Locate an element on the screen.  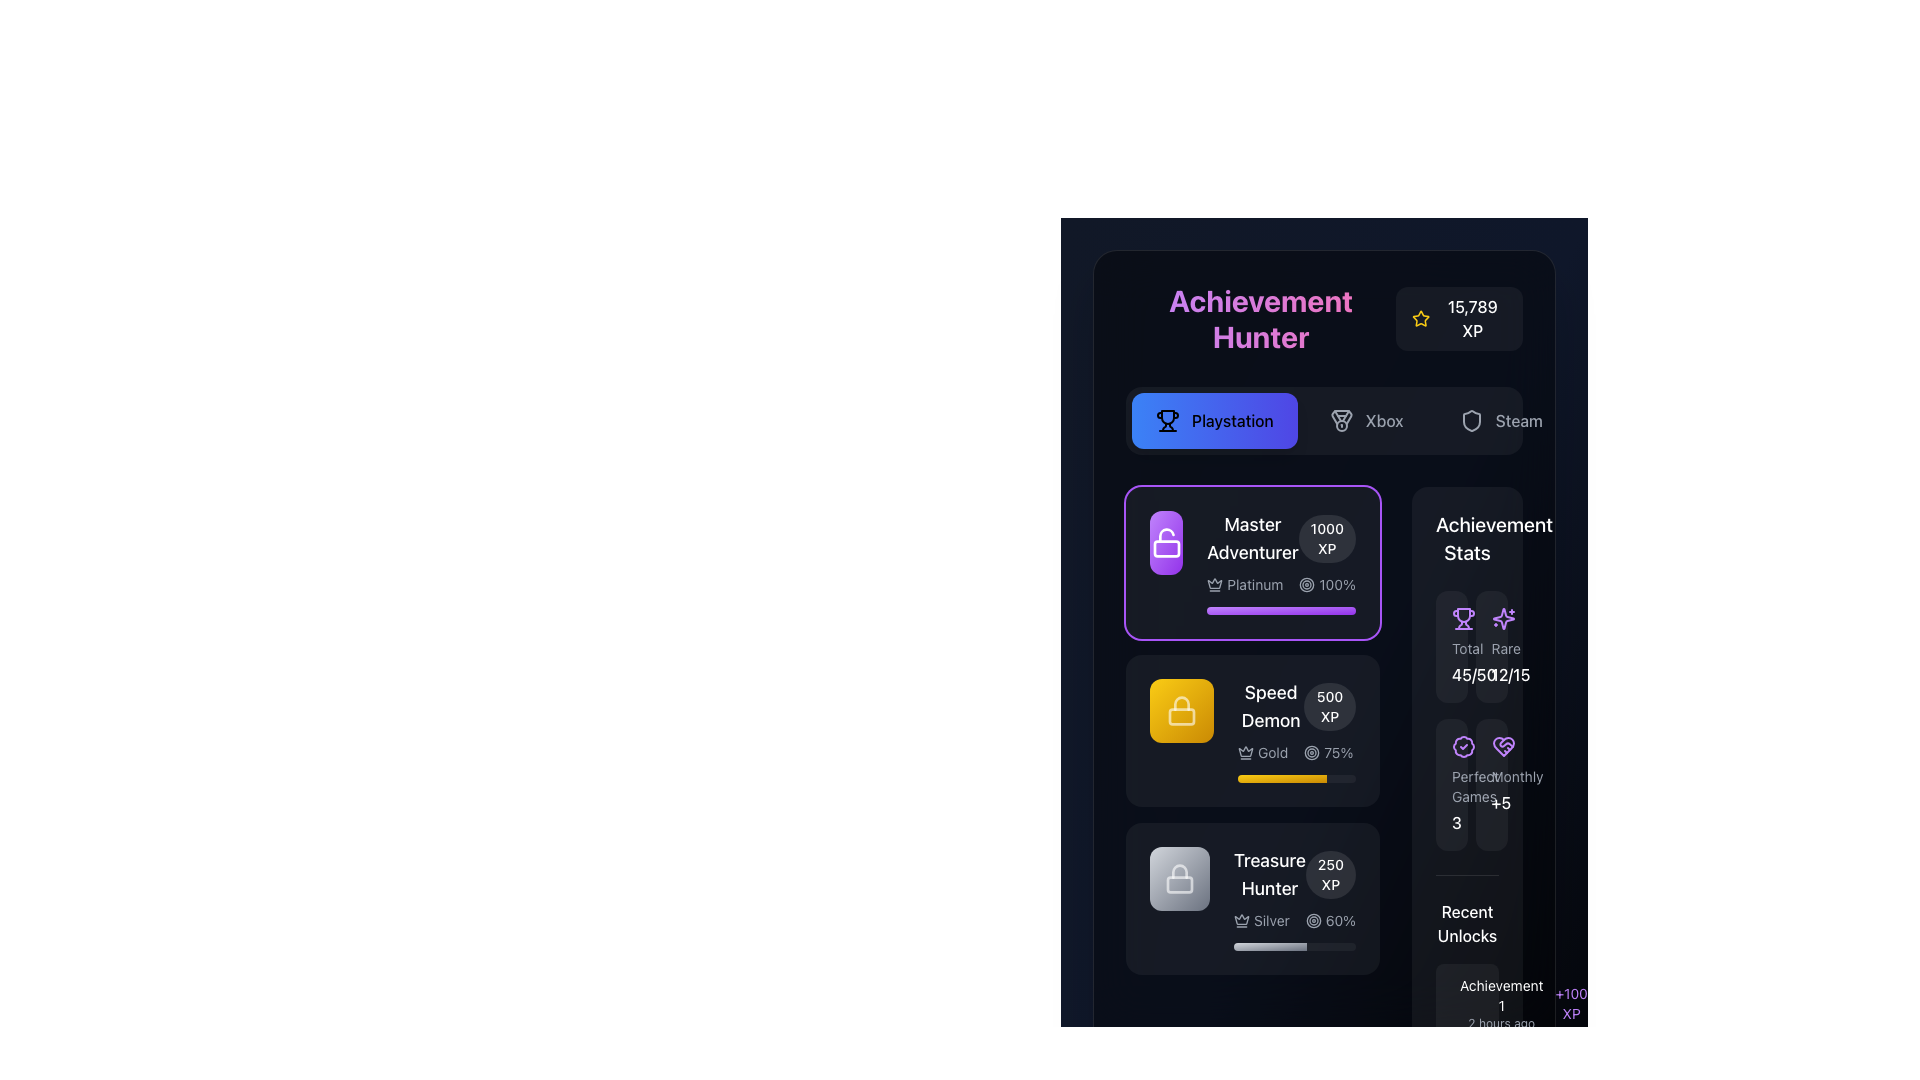
the 'Treasure Hunter' achievement card, which is the third card in the list under 'Achievement Hunter' is located at coordinates (1251, 897).